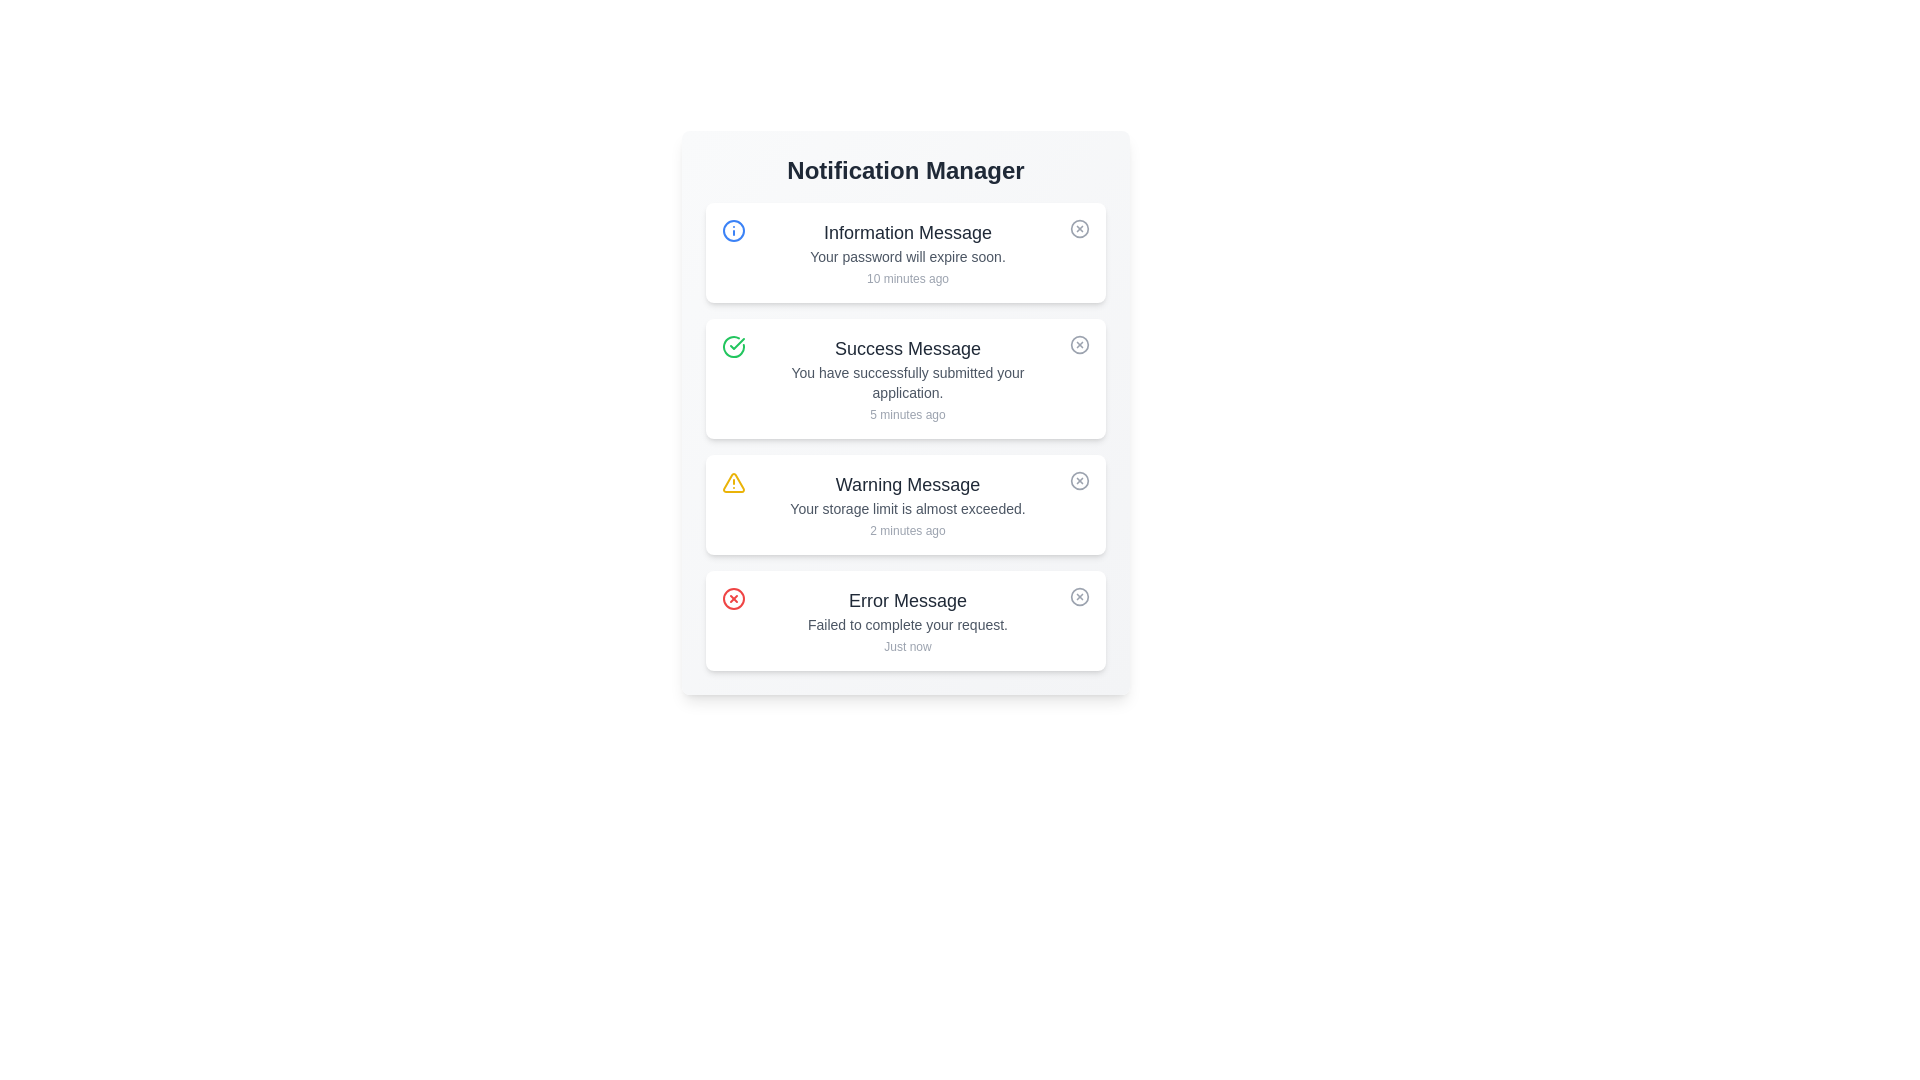 The height and width of the screenshot is (1080, 1920). I want to click on the descriptive text label within the 'Error Message' notification panel, located beneath the main heading 'Error Message' and above the timestamp 'Just now', so click(906, 623).